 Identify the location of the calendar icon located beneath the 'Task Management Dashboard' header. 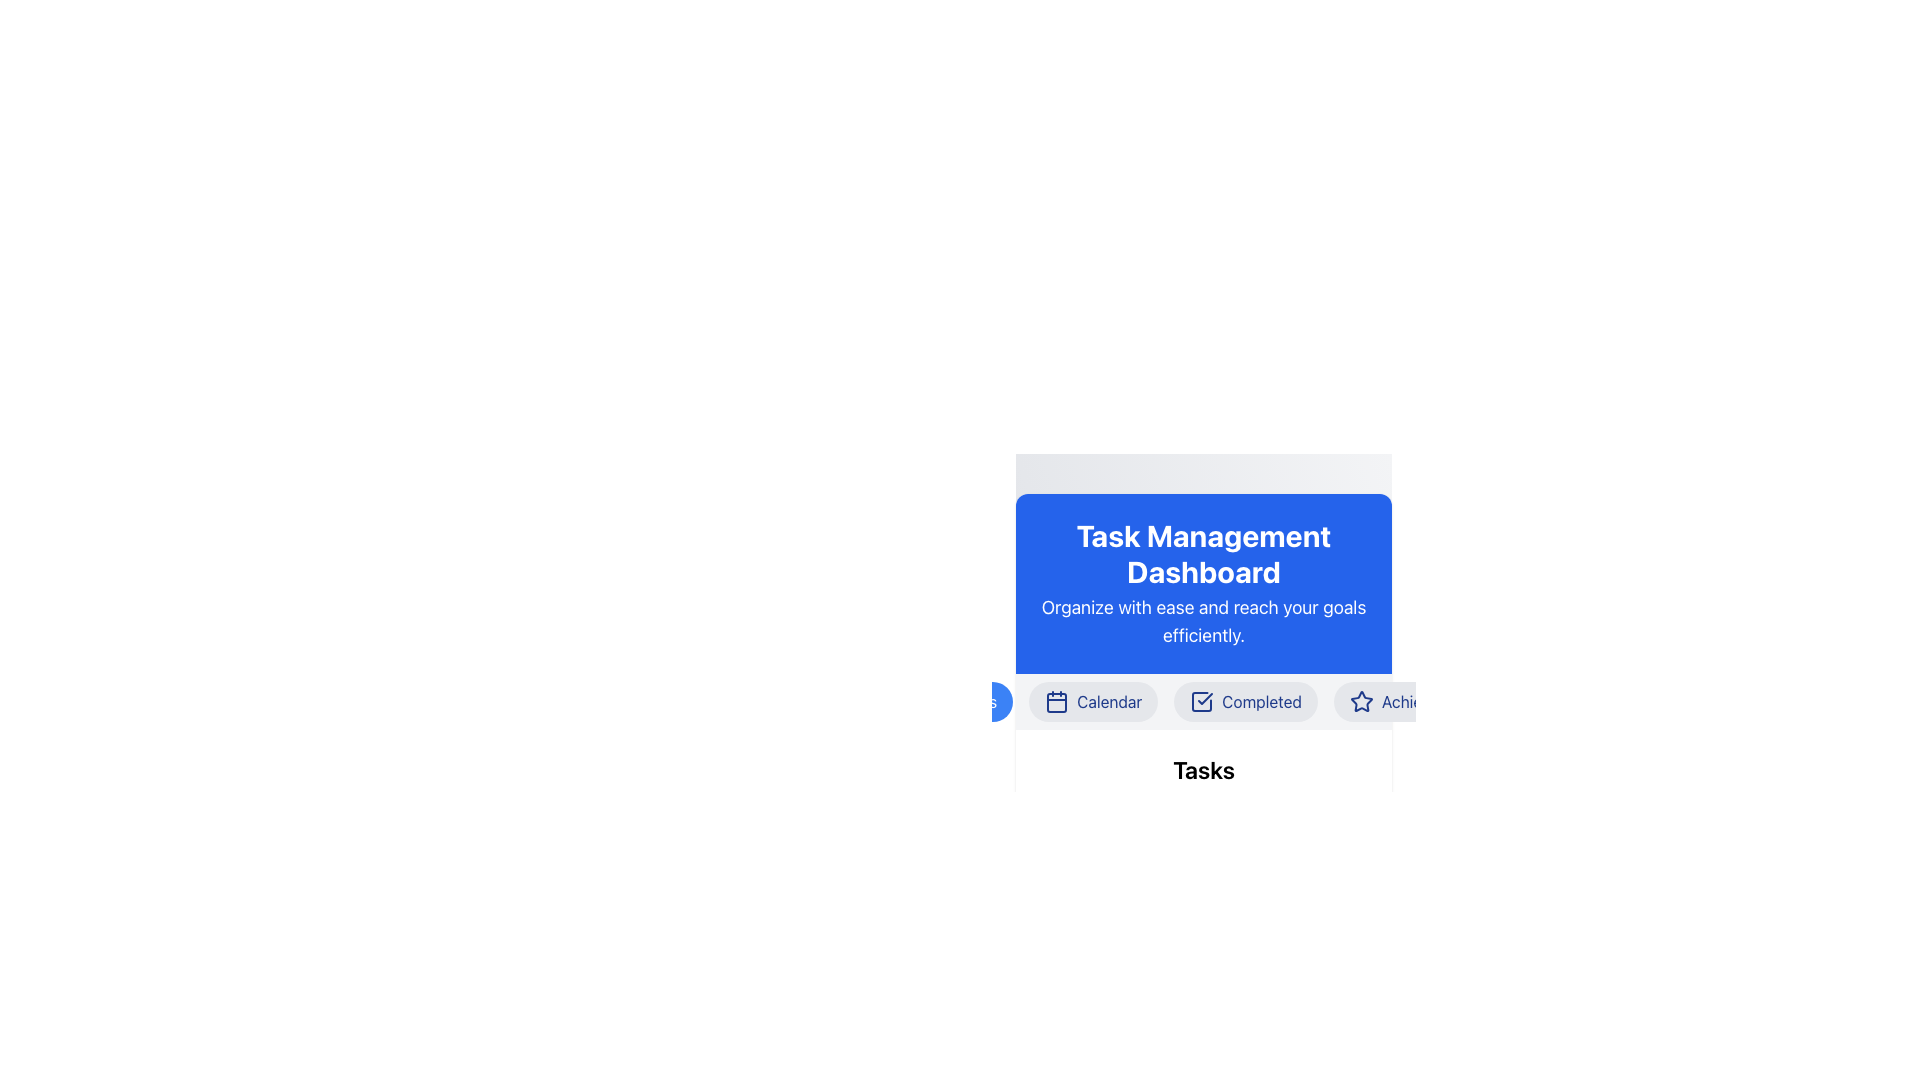
(1056, 701).